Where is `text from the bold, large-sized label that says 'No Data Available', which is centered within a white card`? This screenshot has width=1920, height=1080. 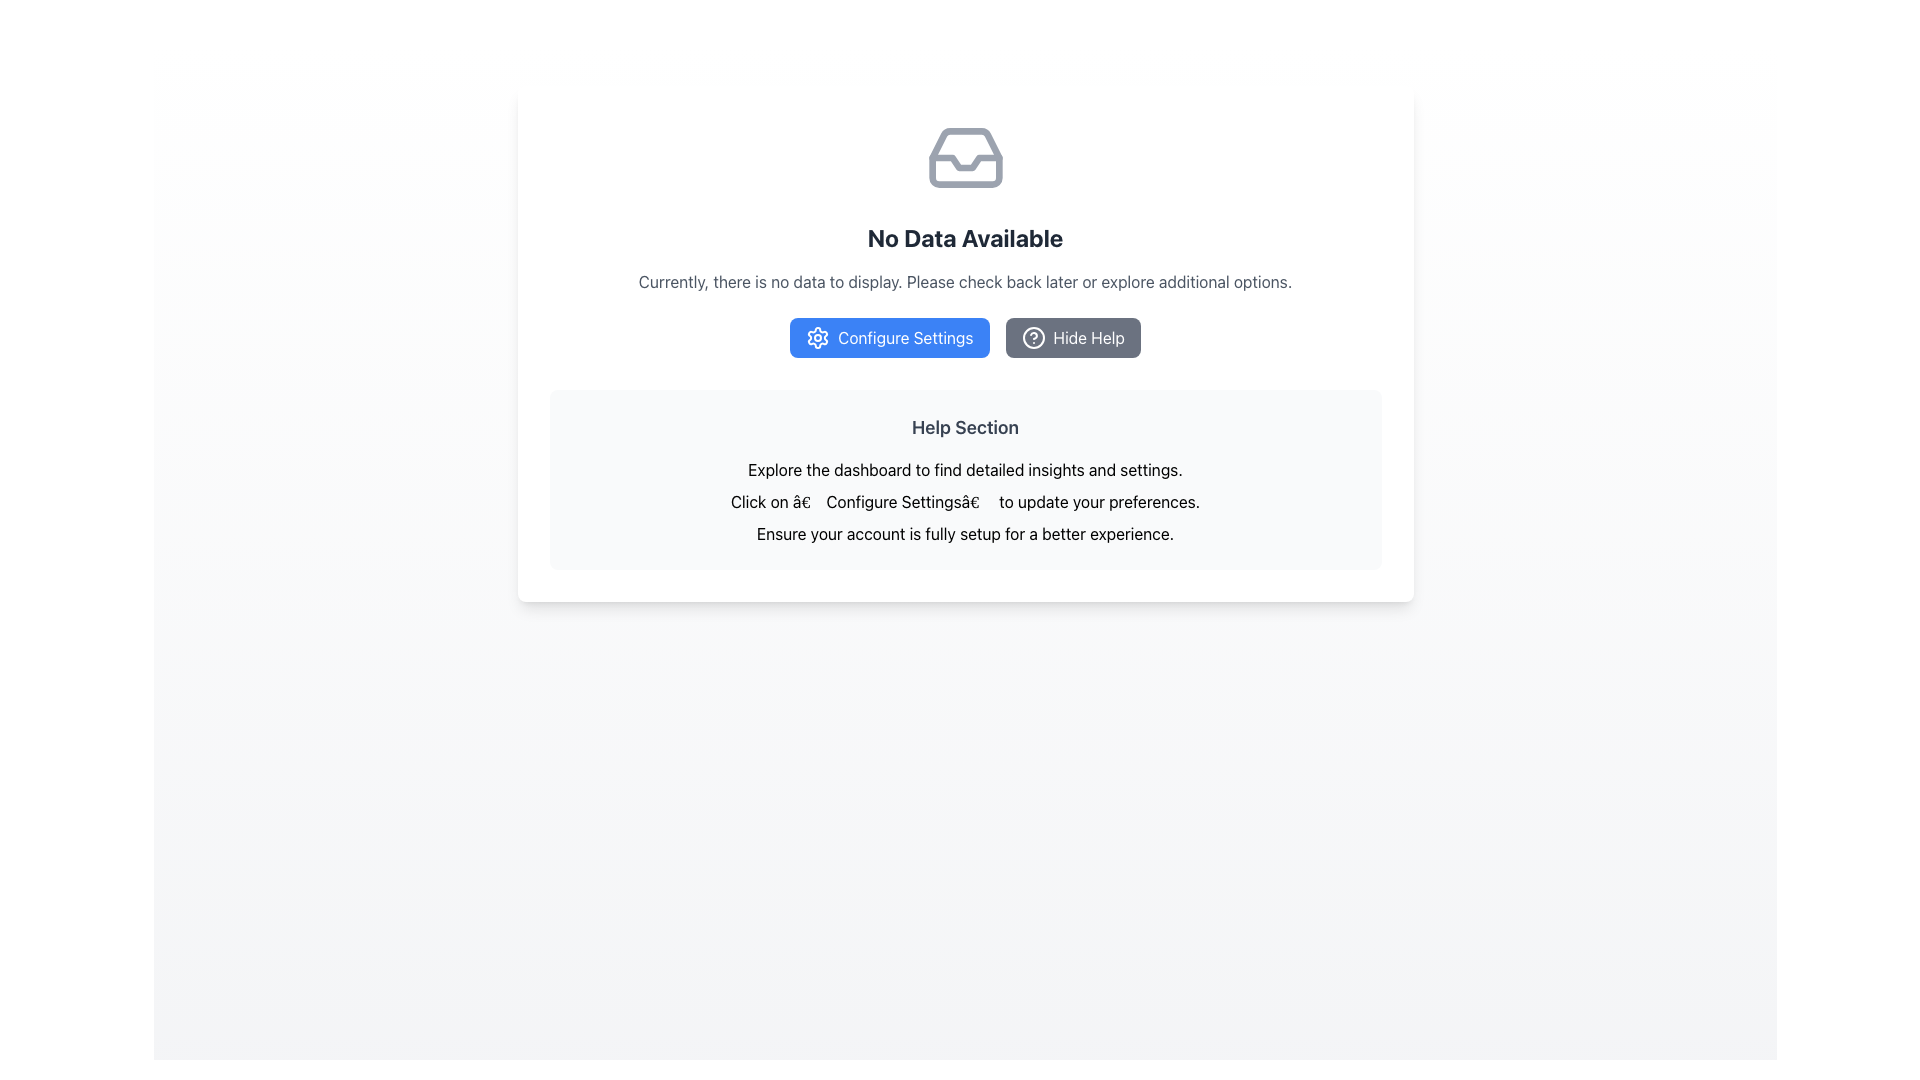 text from the bold, large-sized label that says 'No Data Available', which is centered within a white card is located at coordinates (965, 237).